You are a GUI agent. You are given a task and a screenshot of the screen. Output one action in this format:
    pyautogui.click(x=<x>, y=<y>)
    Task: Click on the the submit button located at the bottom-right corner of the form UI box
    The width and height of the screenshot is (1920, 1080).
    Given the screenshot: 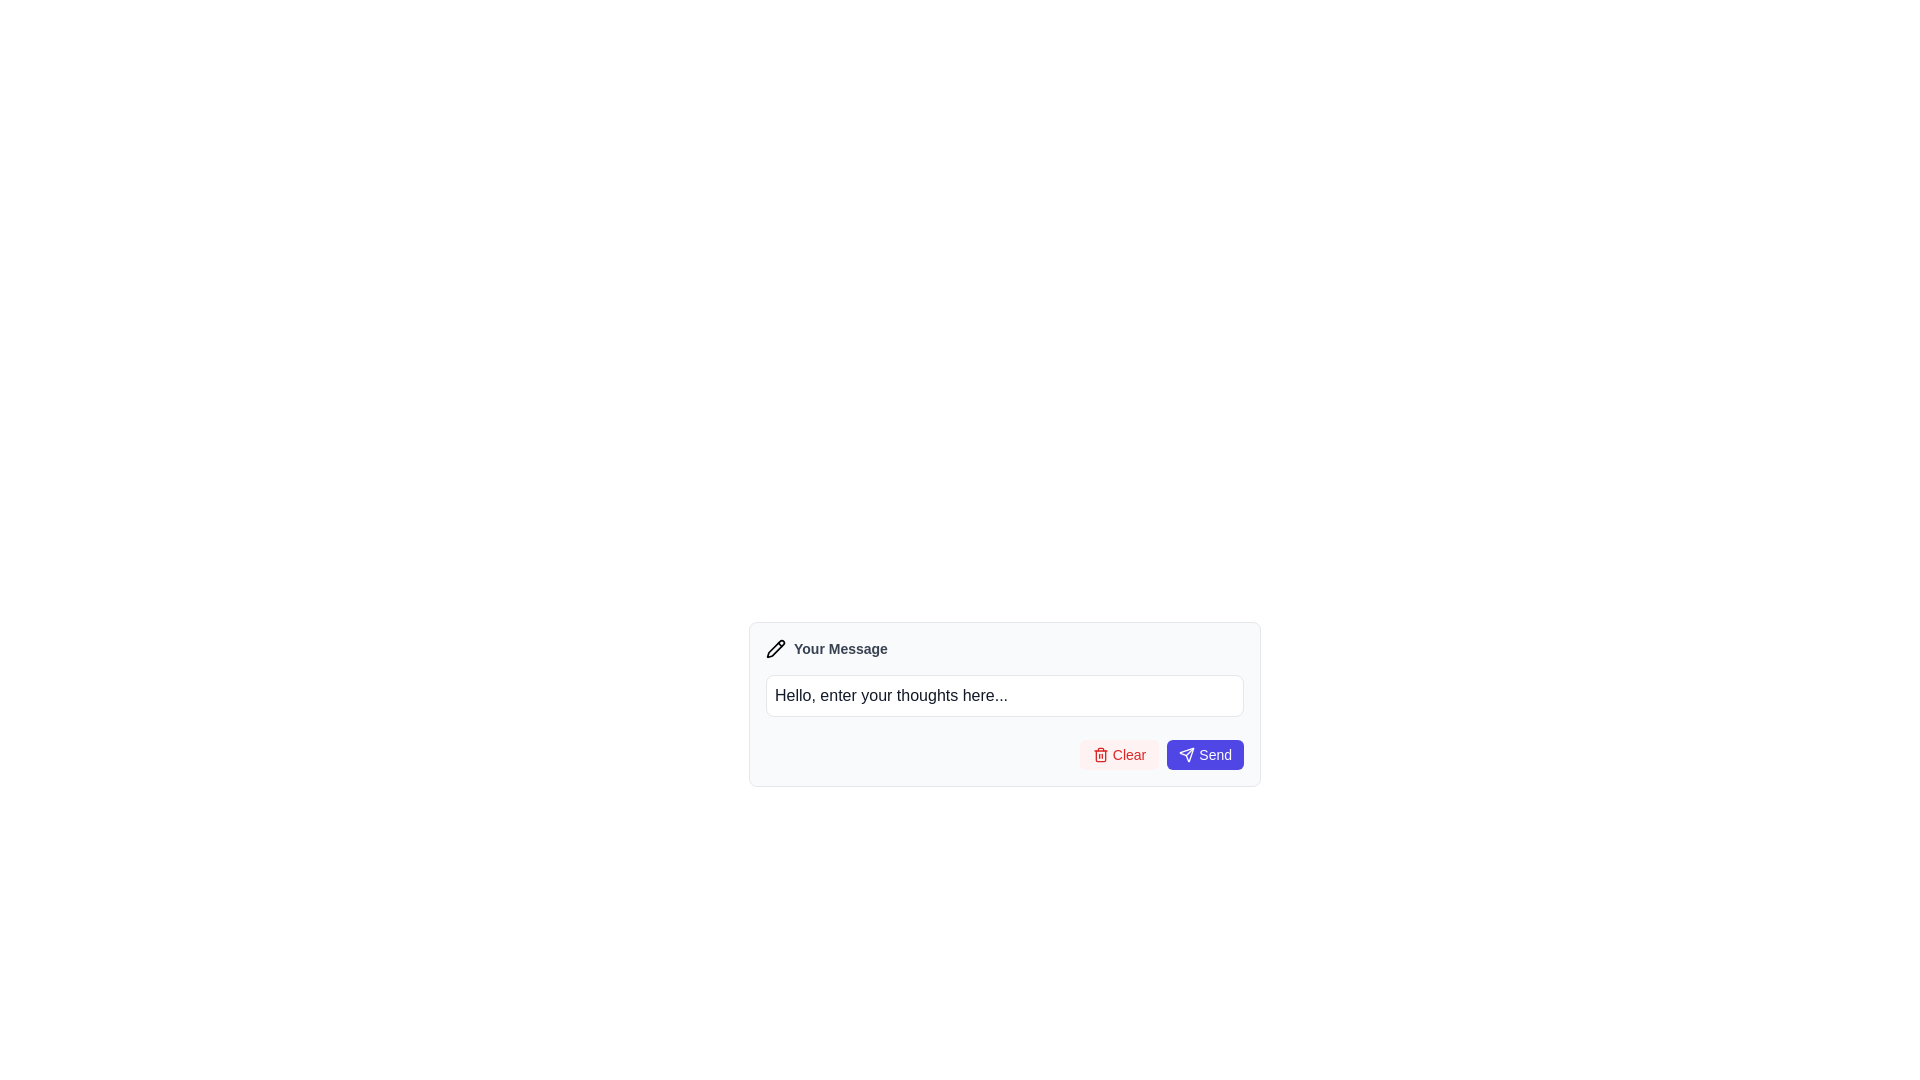 What is the action you would take?
    pyautogui.click(x=1204, y=755)
    